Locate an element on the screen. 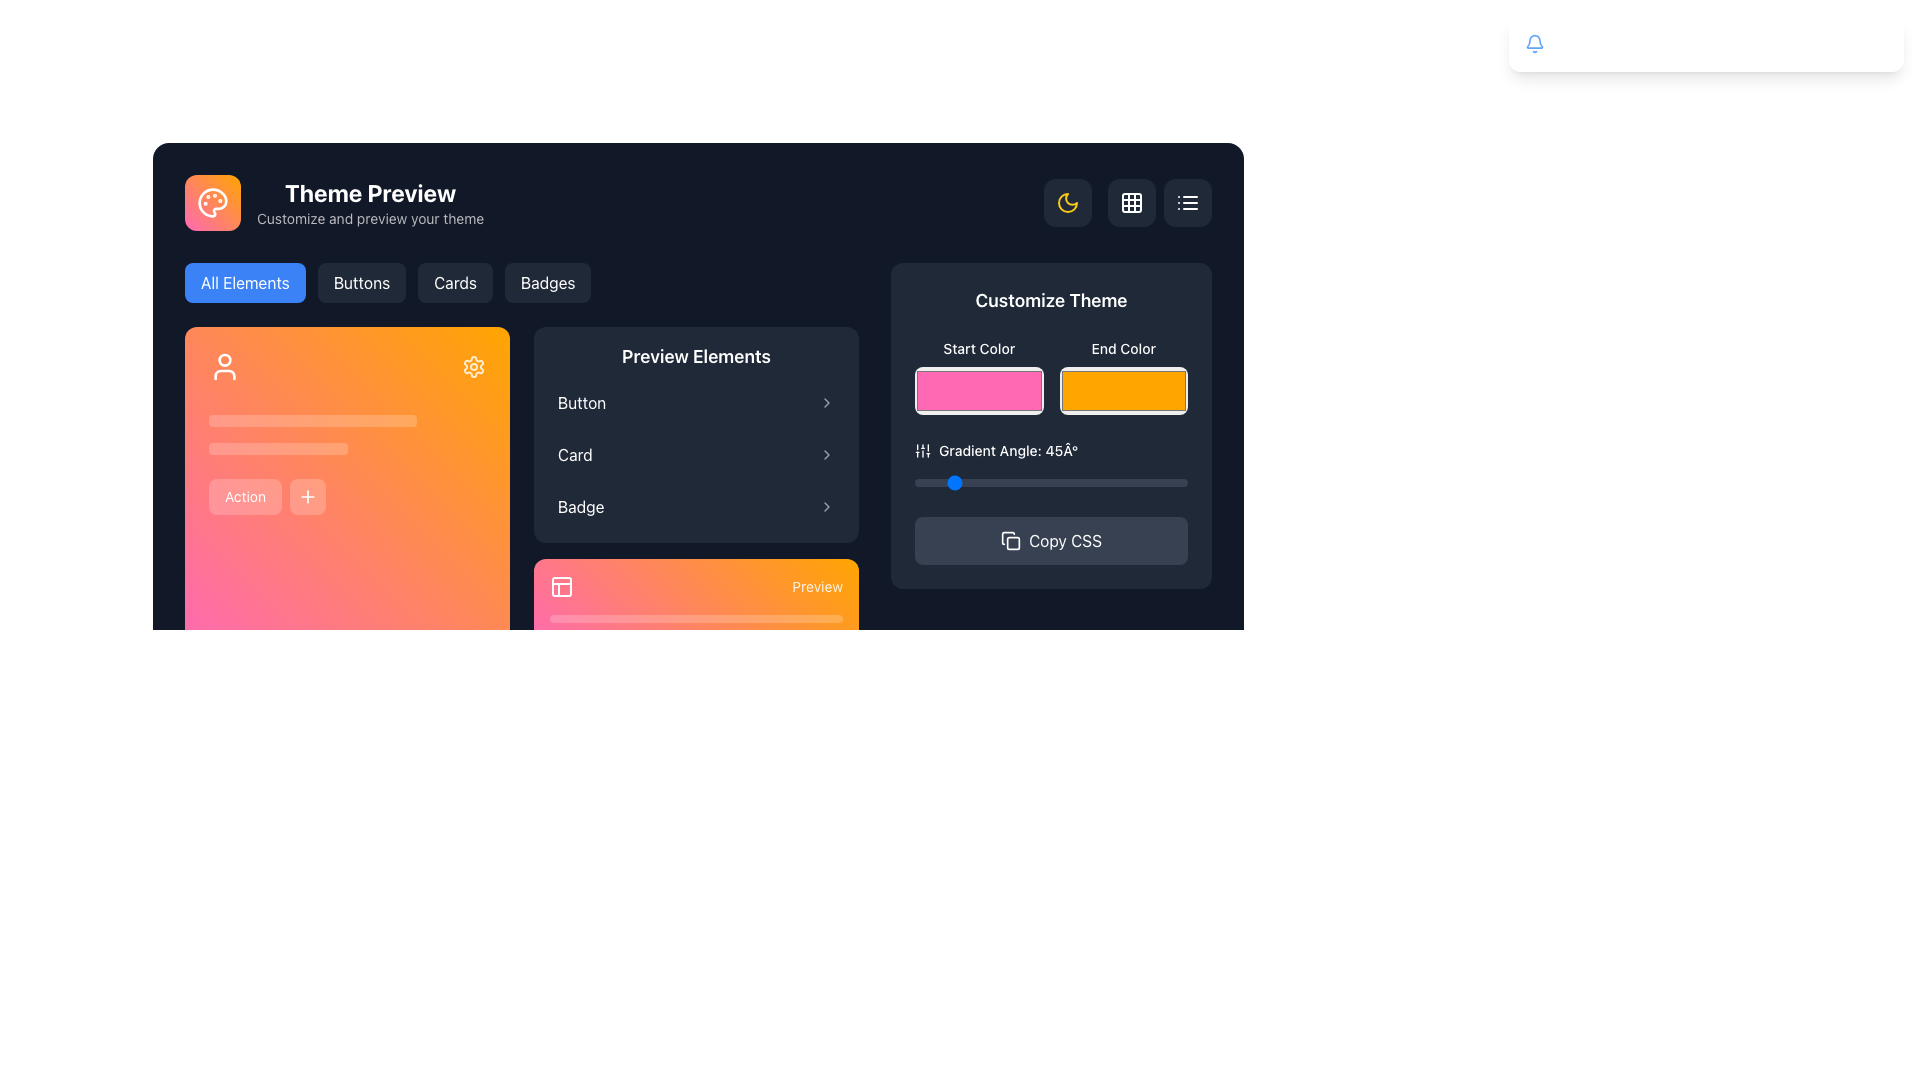  the 'Badges' button, which is the fourth item in the horizontal menu bar with a dark gray background that changes to light gray on hover is located at coordinates (548, 282).